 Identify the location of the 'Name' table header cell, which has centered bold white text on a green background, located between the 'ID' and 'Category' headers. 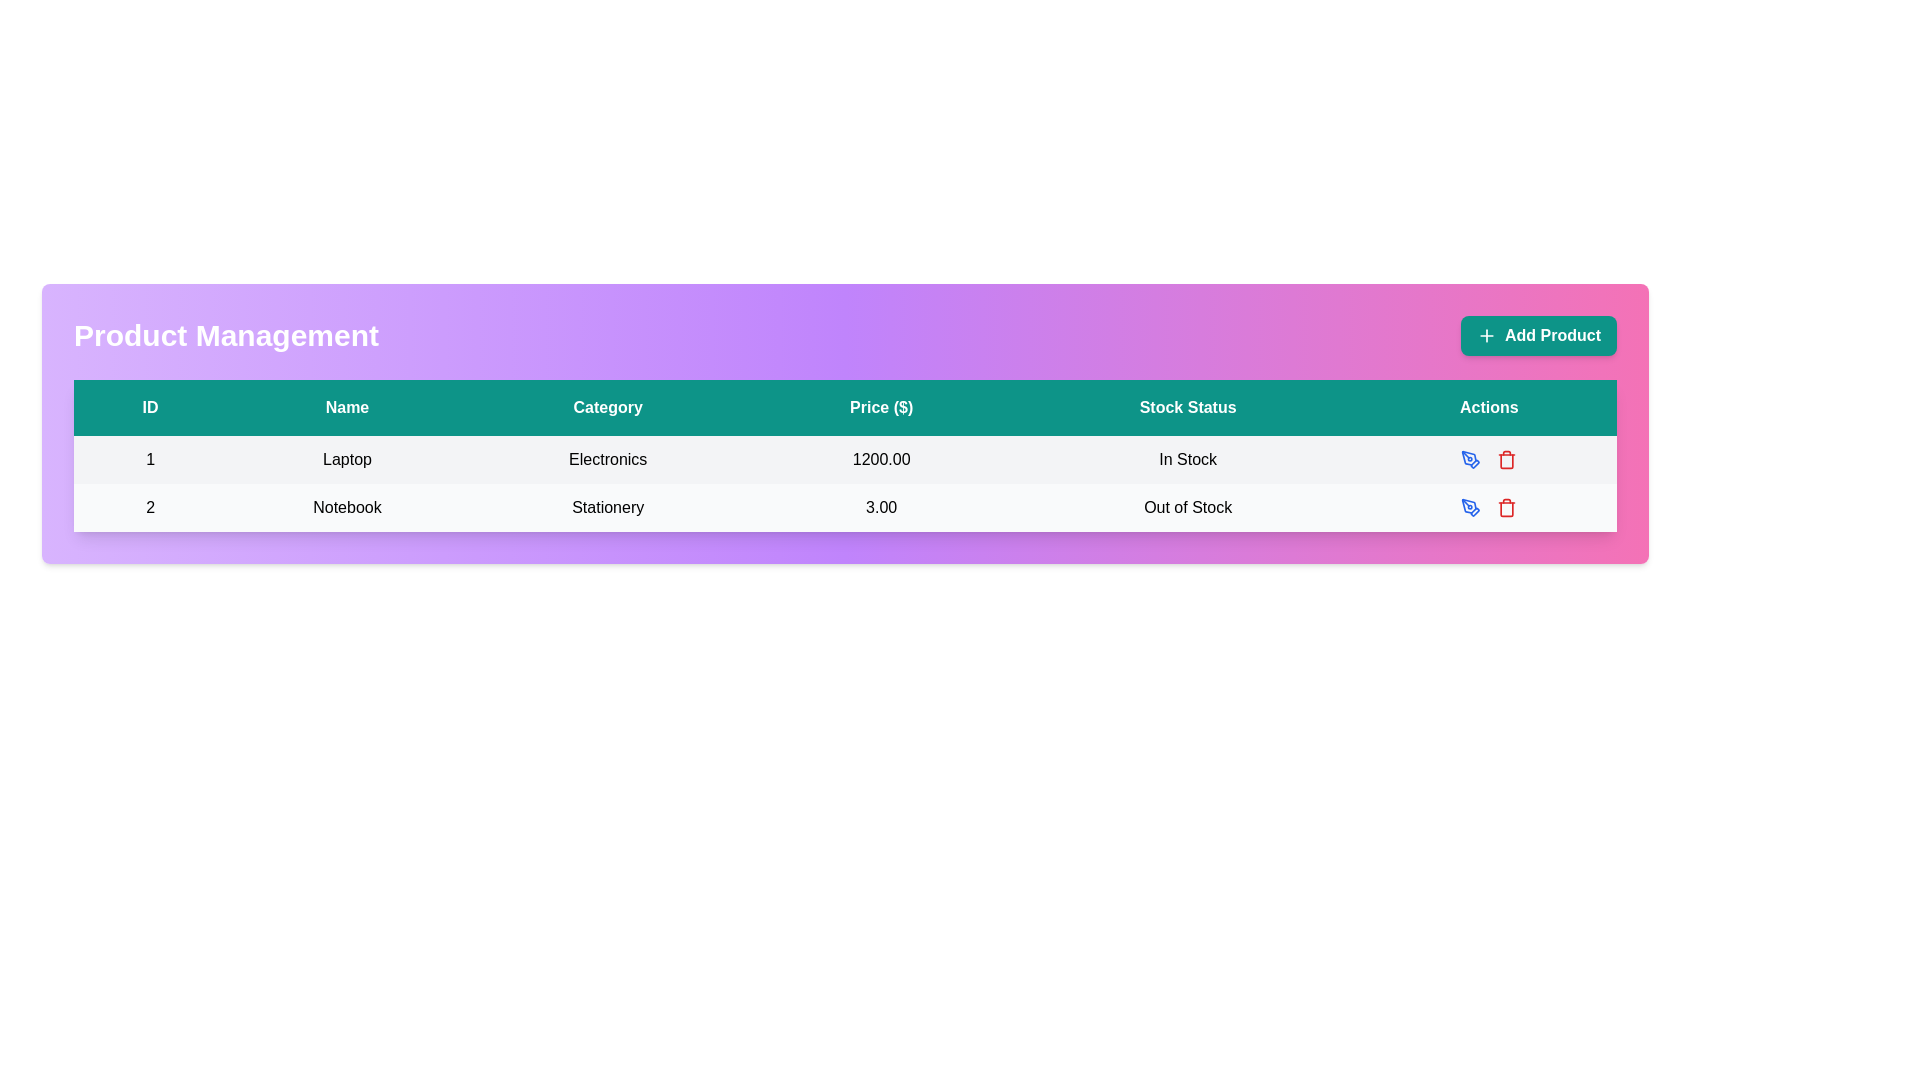
(347, 407).